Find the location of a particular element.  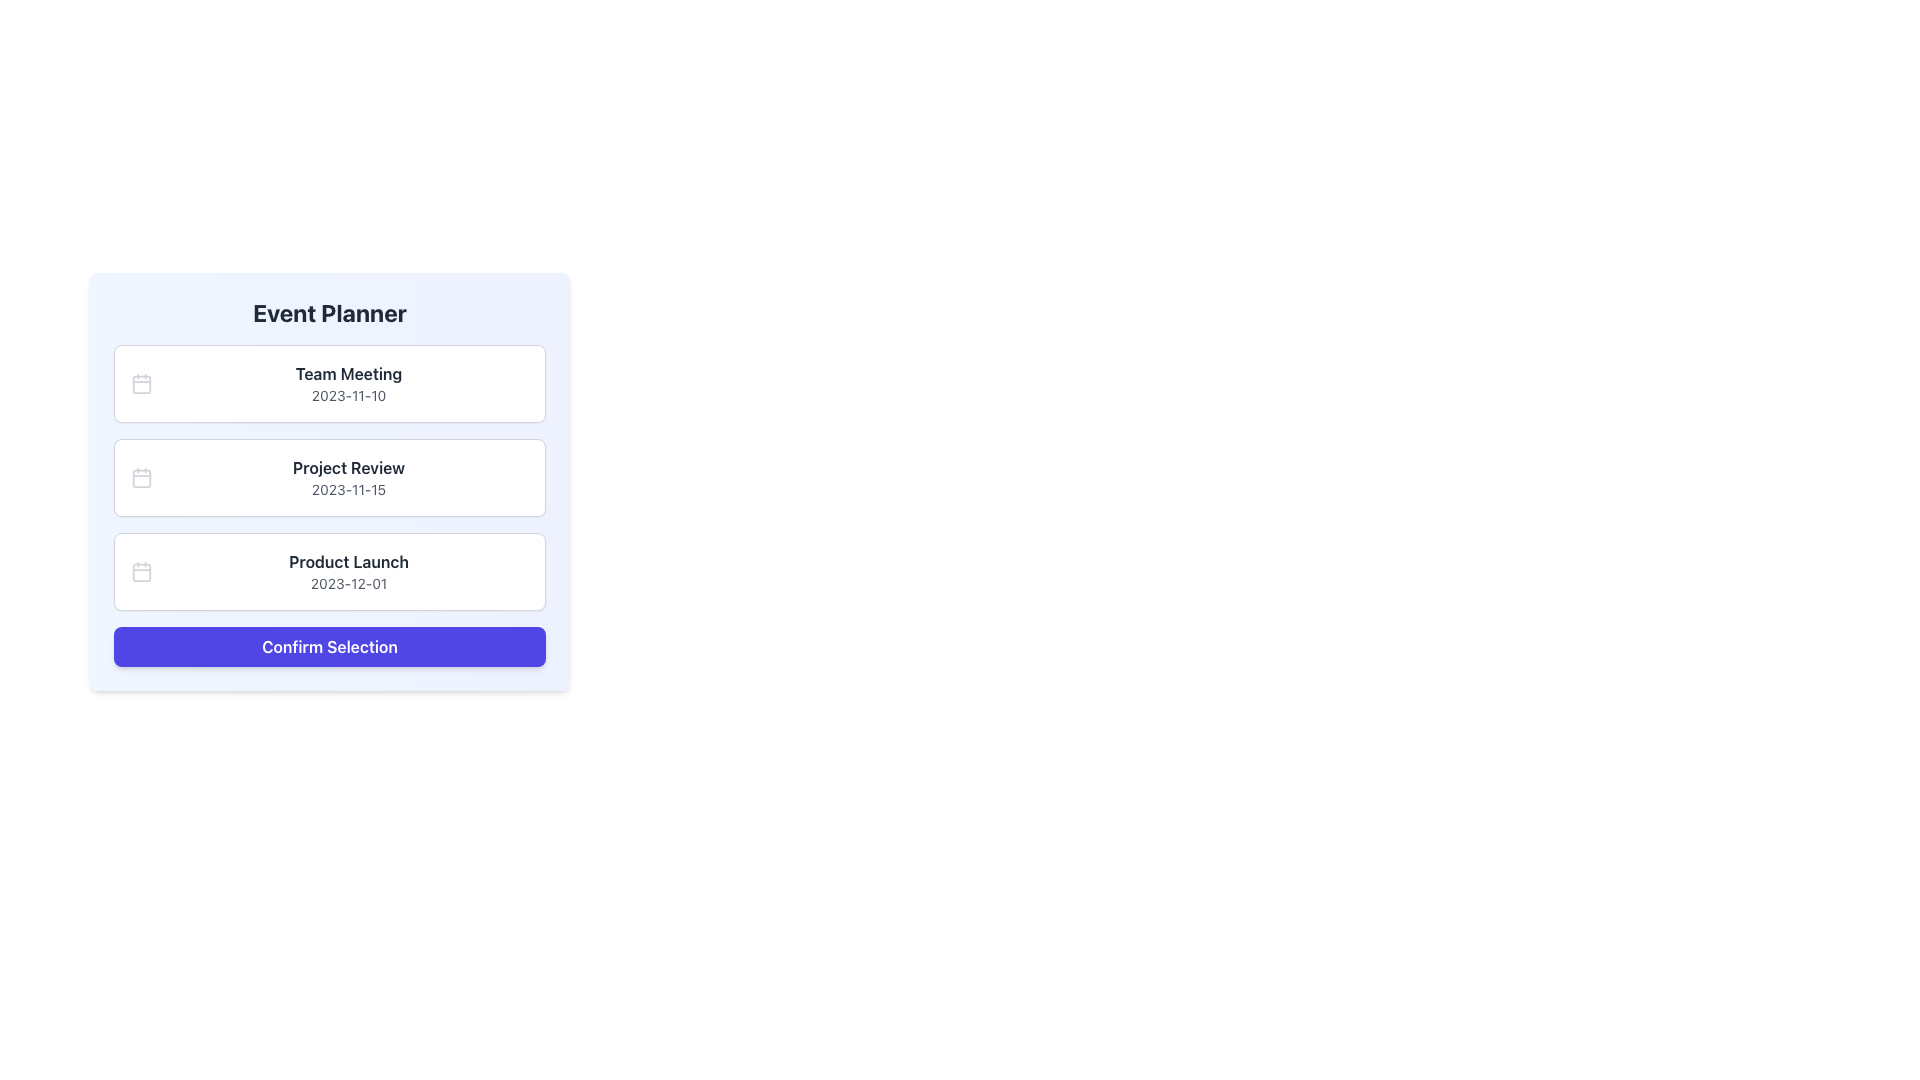

the calendar icon located to the left of the 'Project Review' text, which serves as a visual indicator of date-specific details is located at coordinates (141, 478).